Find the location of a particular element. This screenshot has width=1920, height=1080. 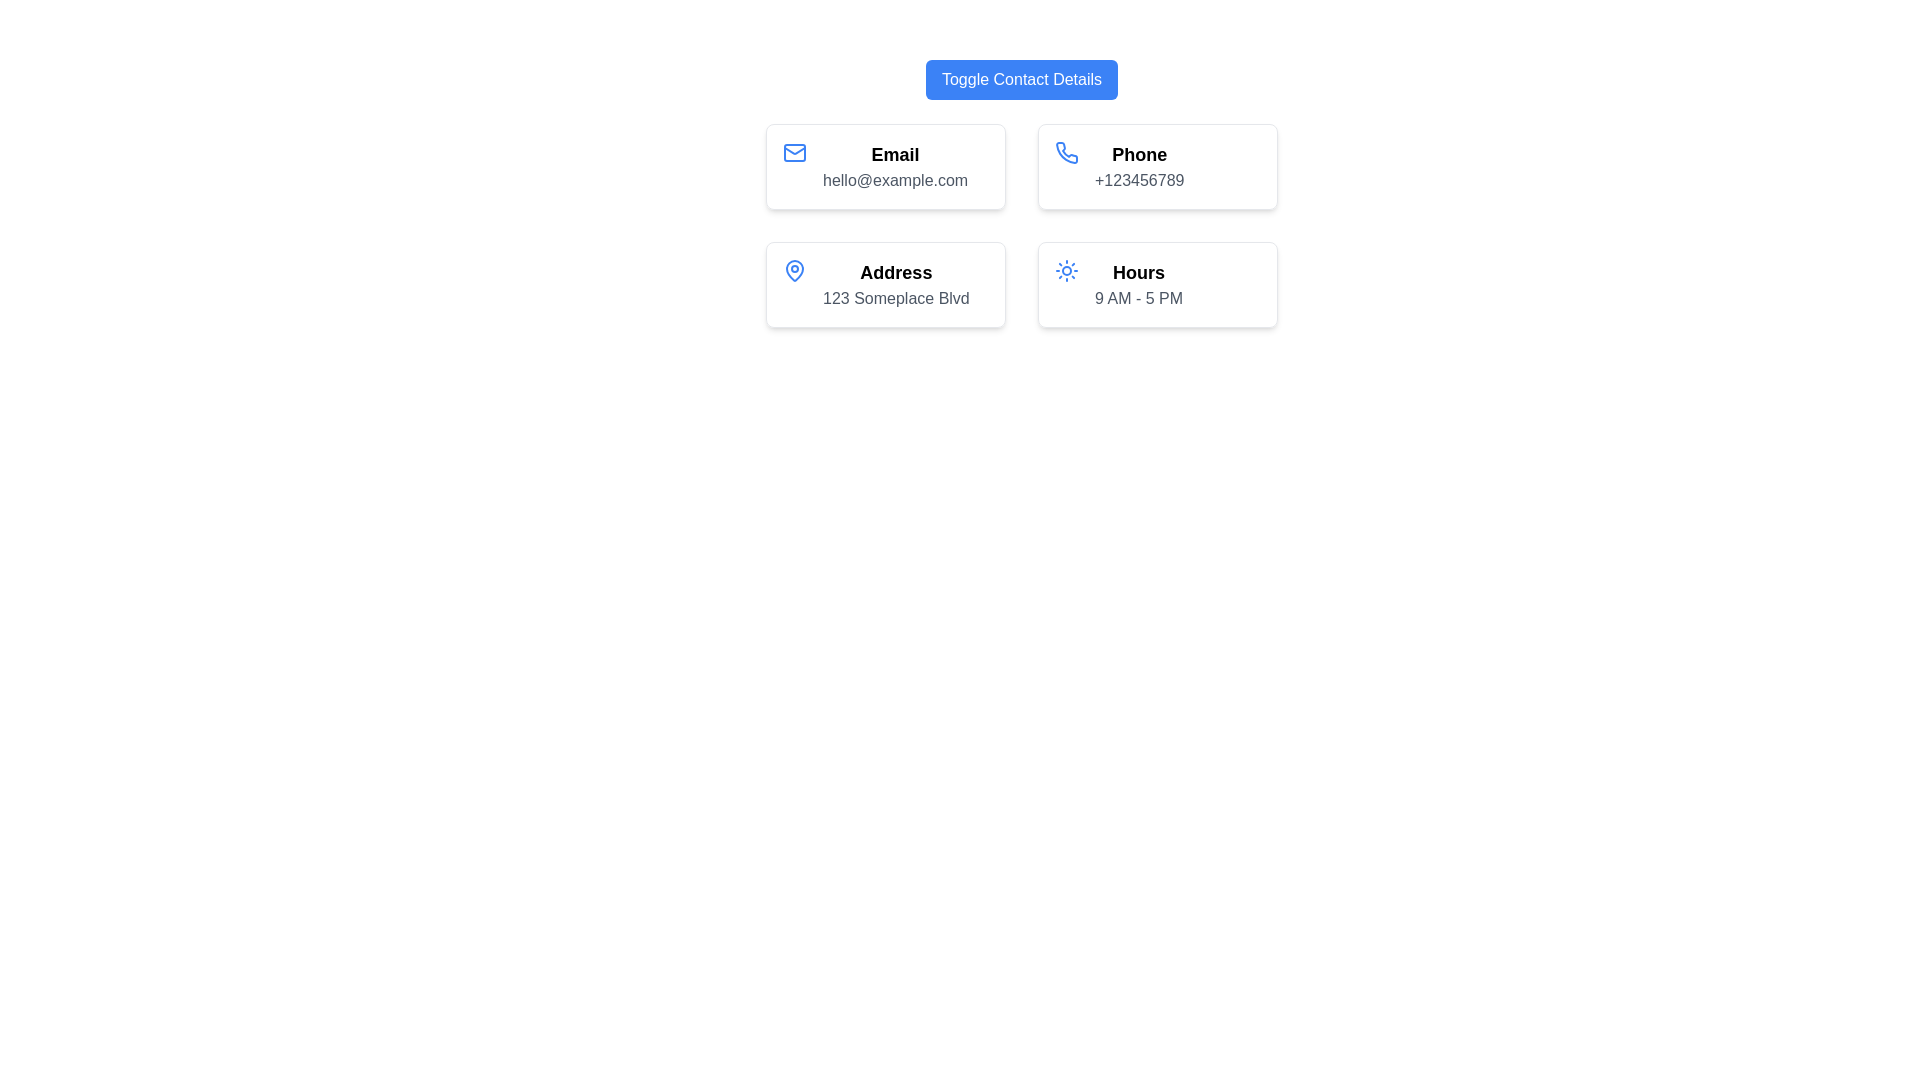

the text label displaying 'Phone' in bold, located in the upper-right quadrant of the contact information section is located at coordinates (1139, 153).